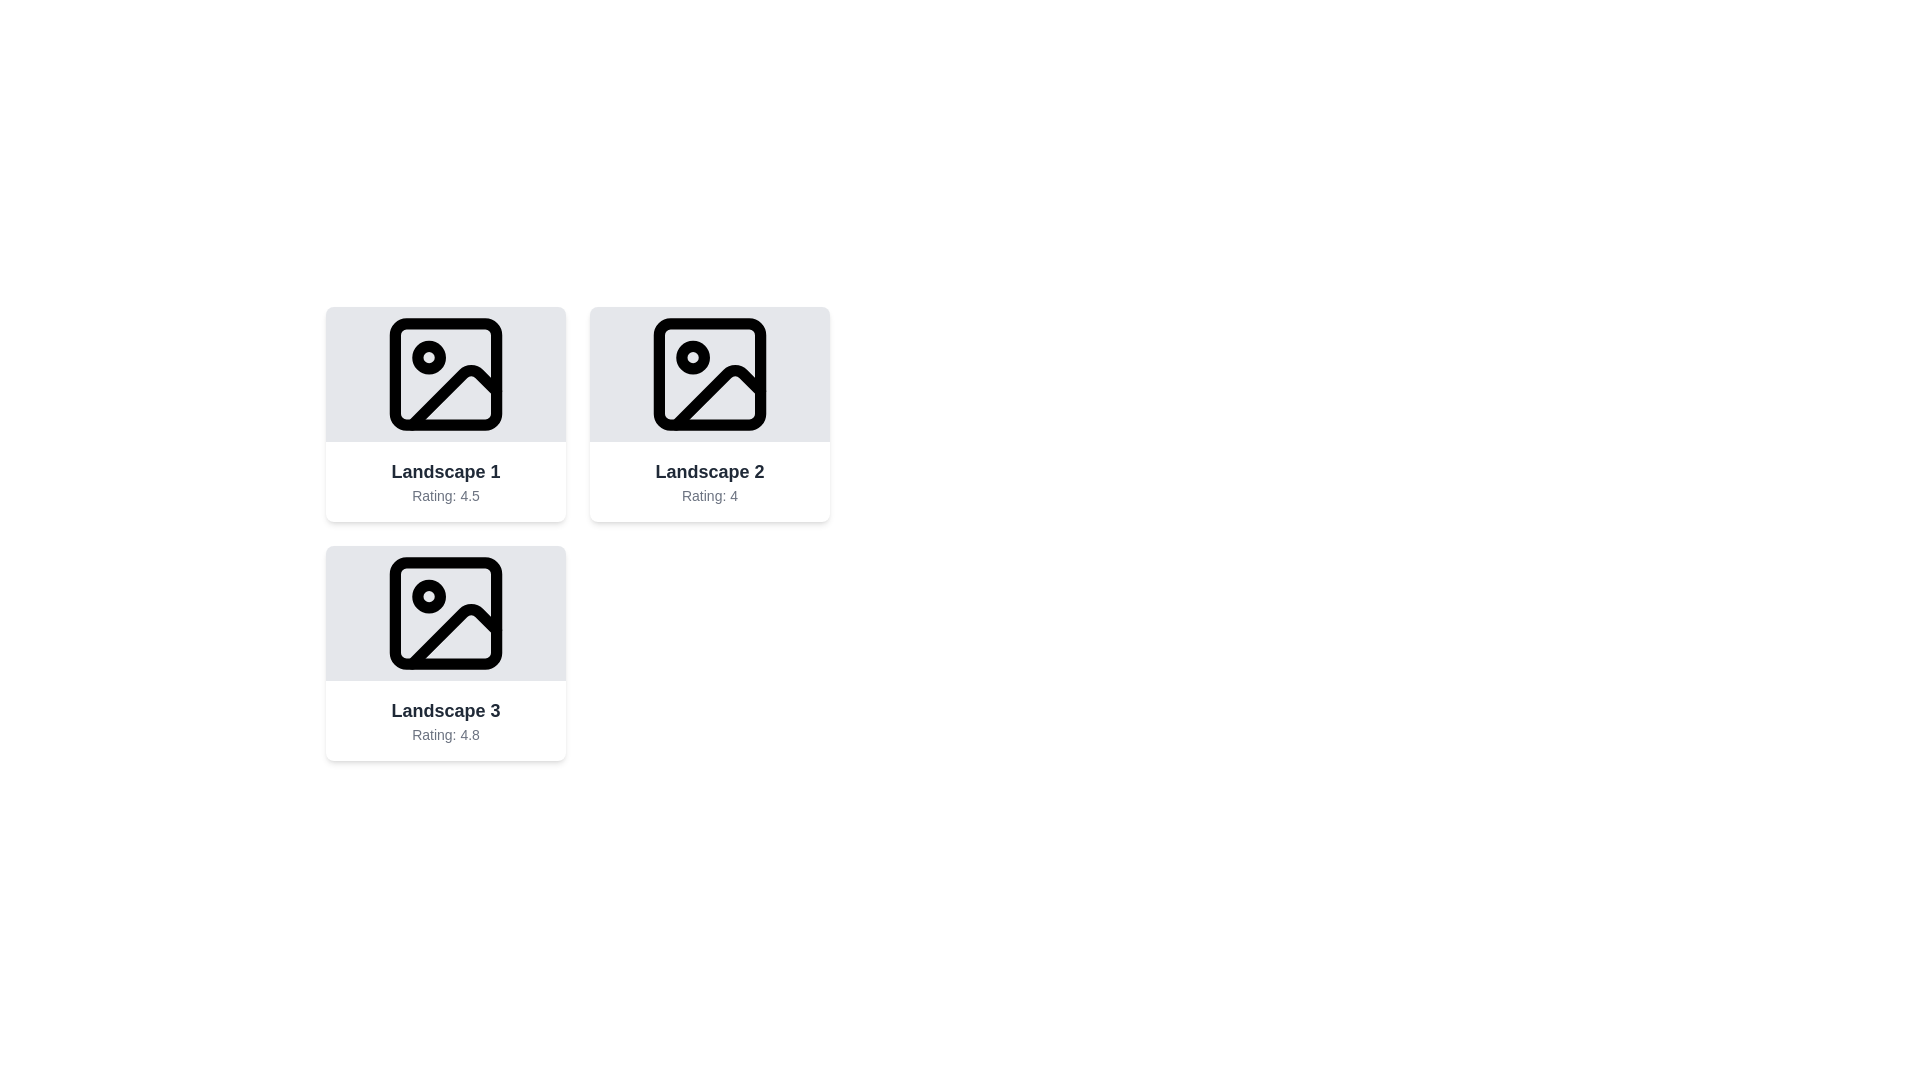 This screenshot has width=1920, height=1080. I want to click on the graphical element located within the 'Landscape 1' card icon, which is positioned at the top-left part of the layout grid and forms a diagonal segment, so click(453, 397).